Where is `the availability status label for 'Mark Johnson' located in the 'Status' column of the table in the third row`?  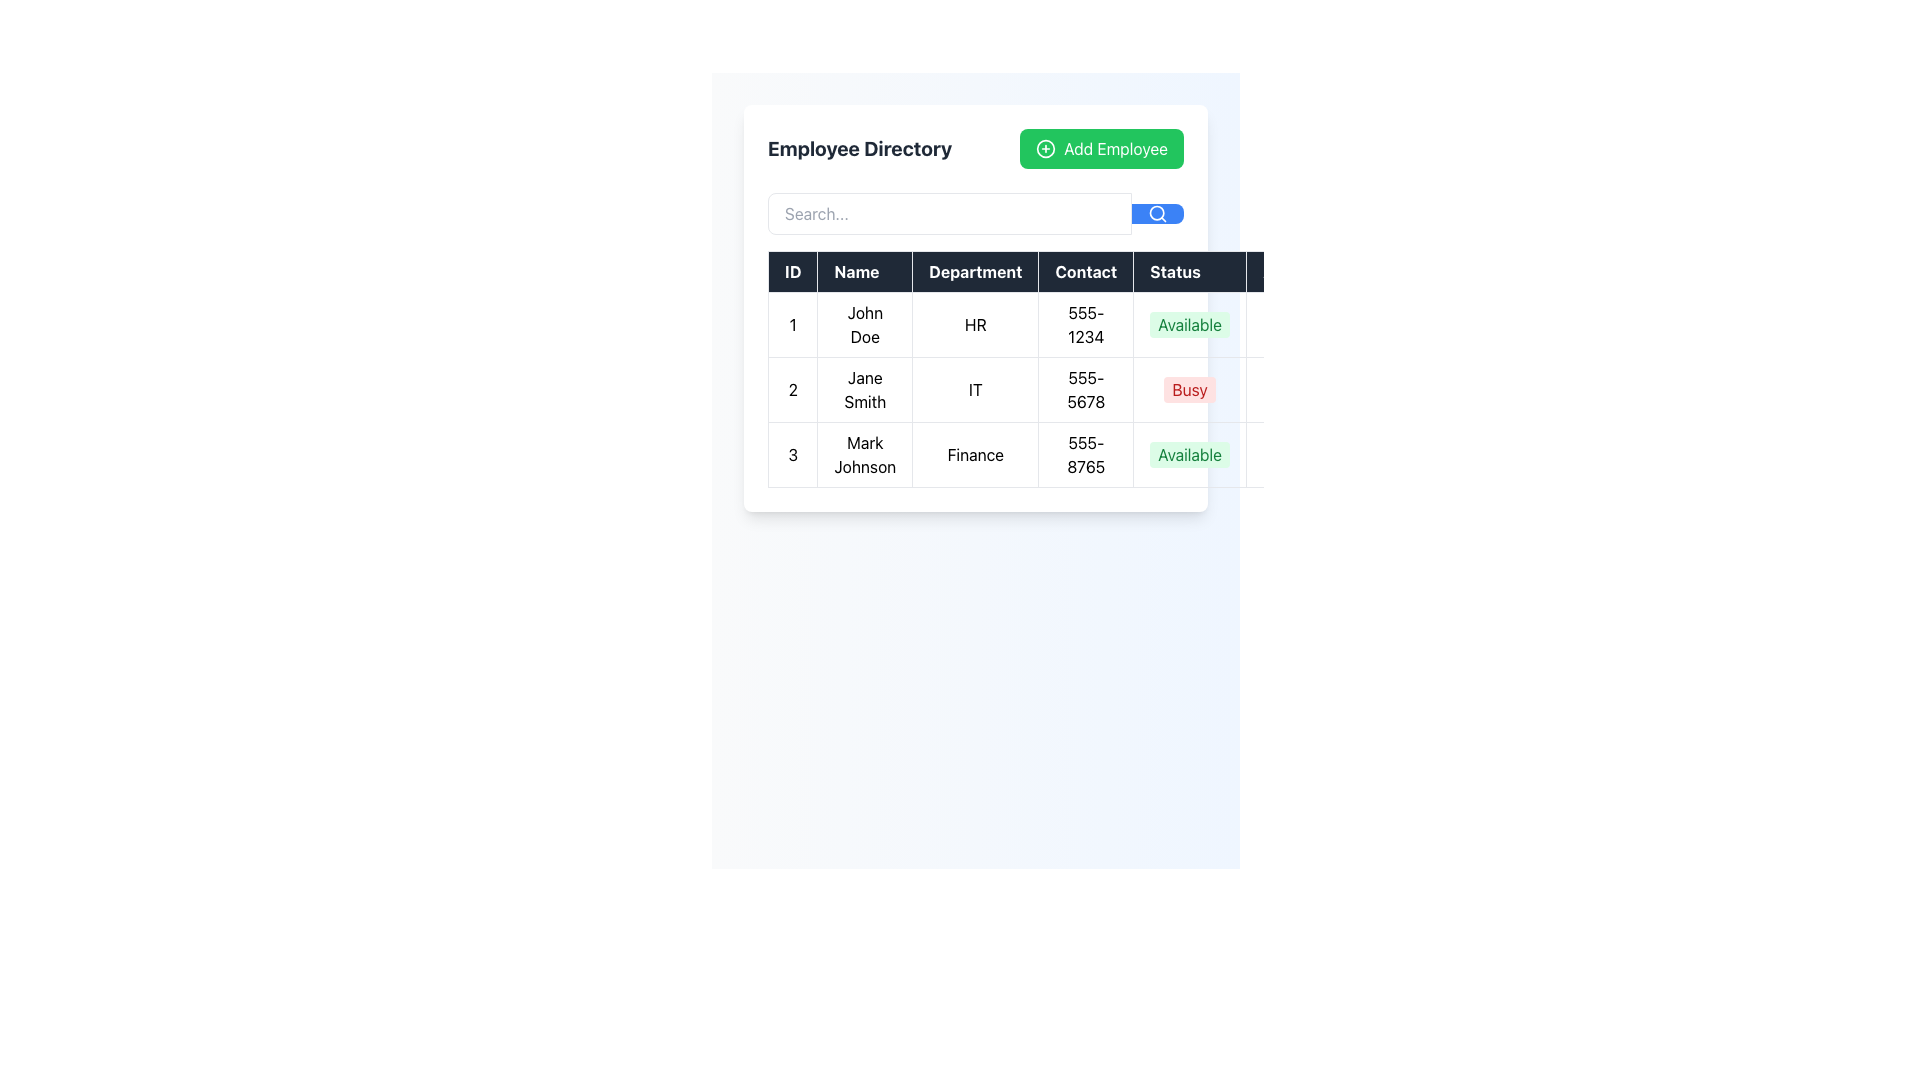 the availability status label for 'Mark Johnson' located in the 'Status' column of the table in the third row is located at coordinates (1190, 455).